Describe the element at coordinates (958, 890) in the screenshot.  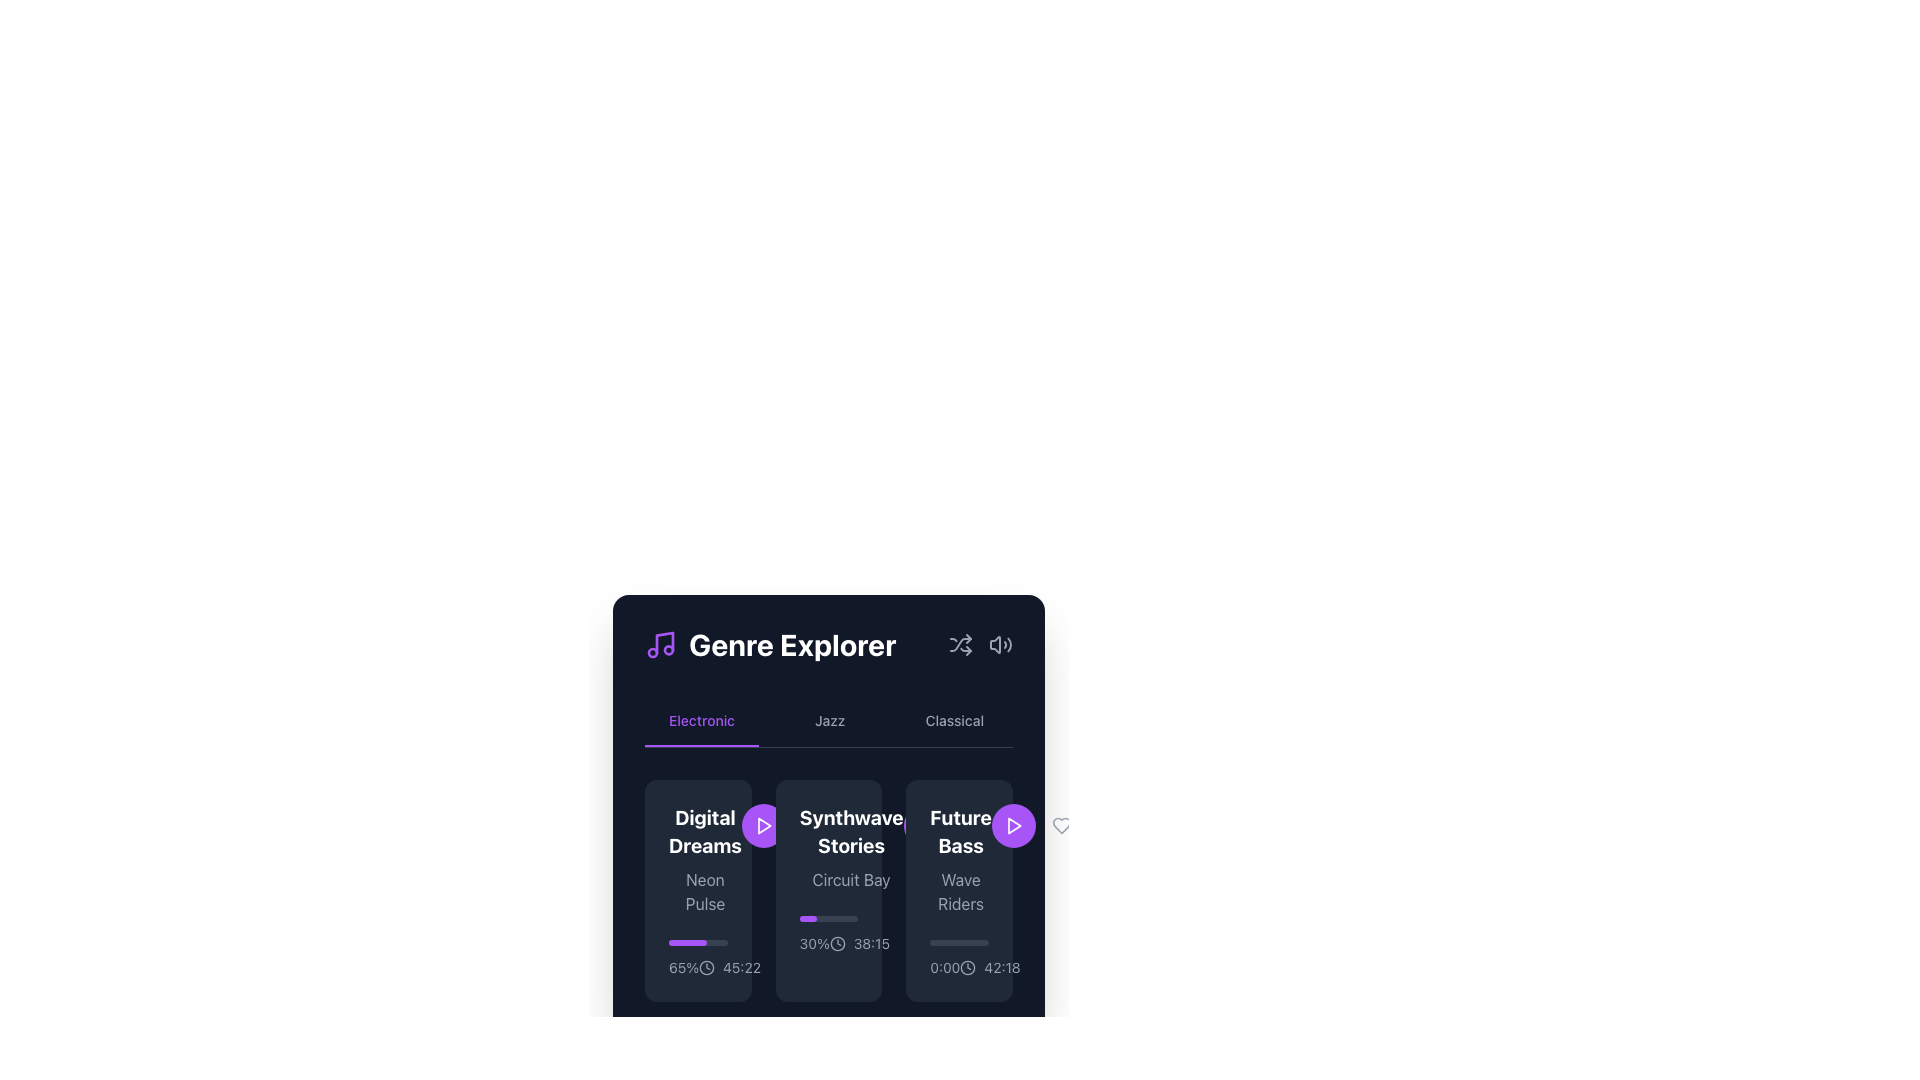
I see `the third card representing a music track in the 'Future Bass' category to activate hover effects` at that location.